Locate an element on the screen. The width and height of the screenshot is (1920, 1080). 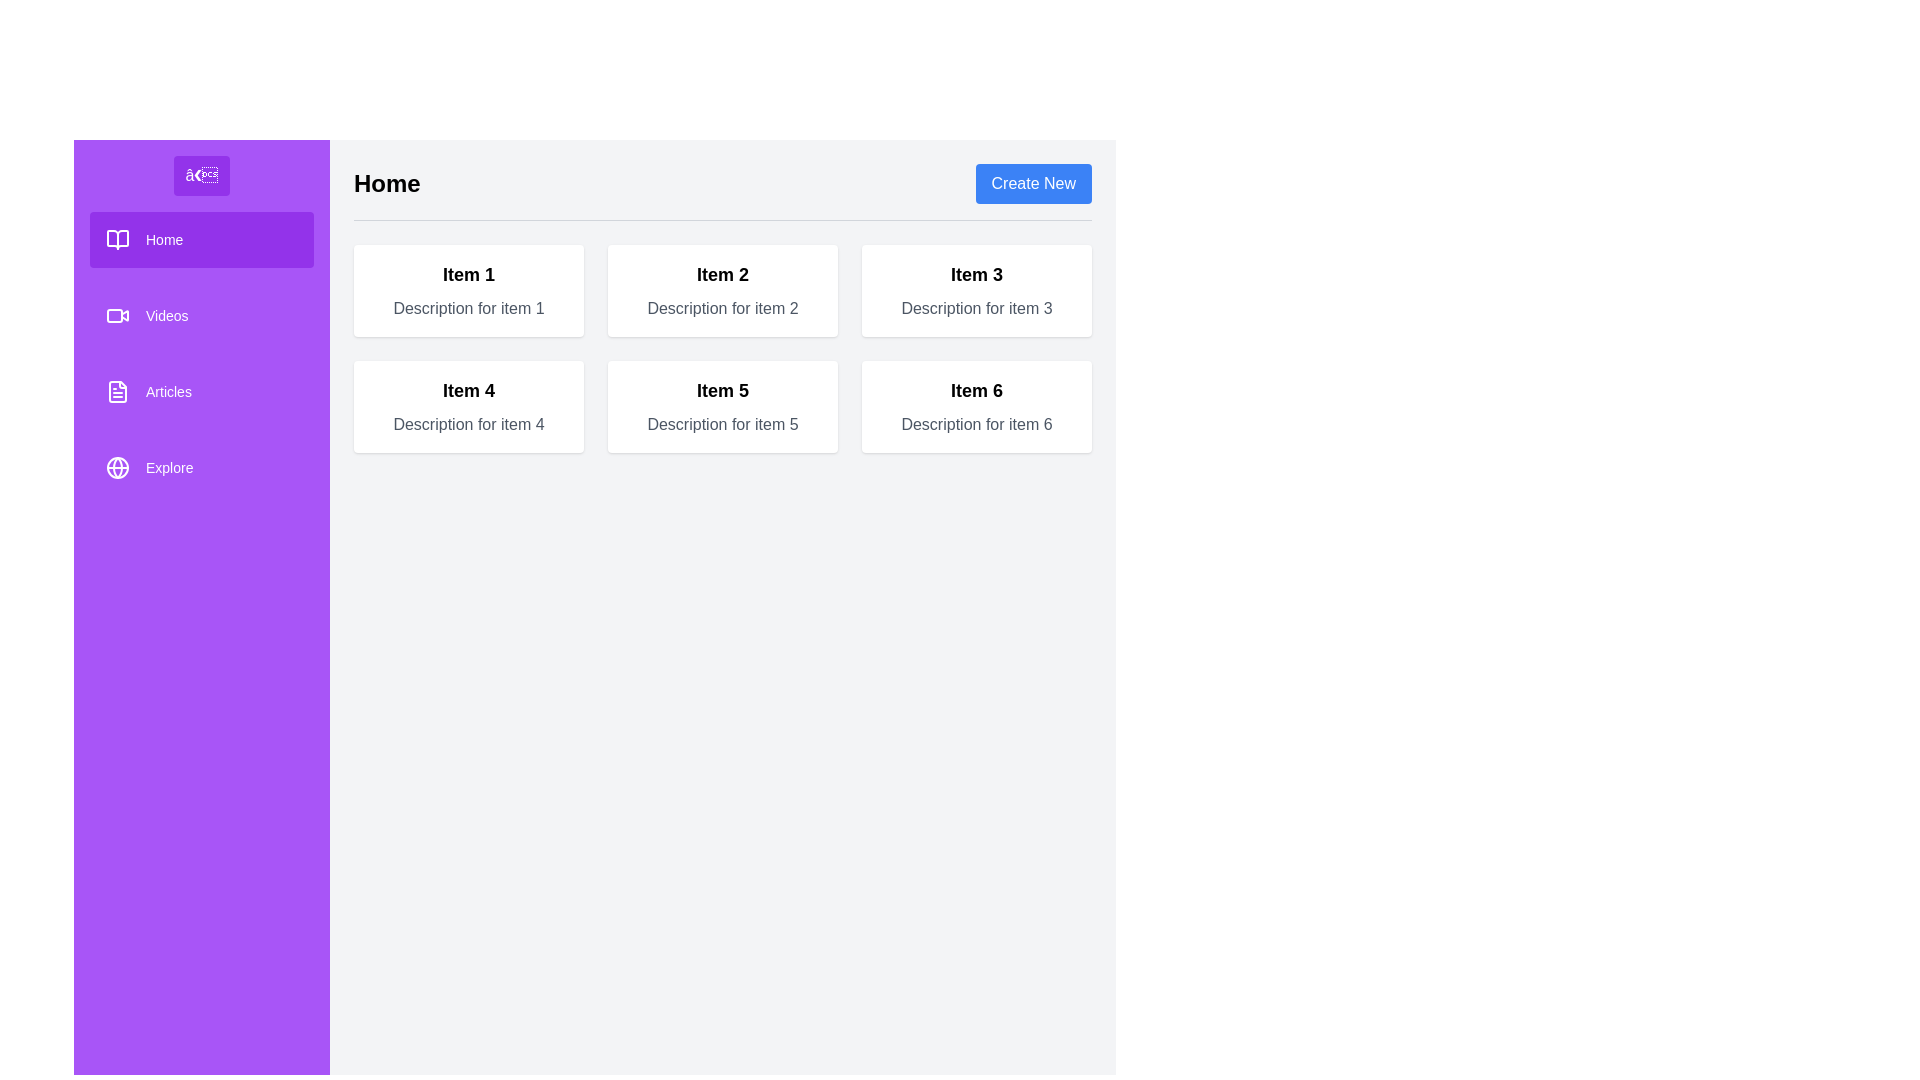
the 'Videos' option in the vertical navigation menu is located at coordinates (201, 353).